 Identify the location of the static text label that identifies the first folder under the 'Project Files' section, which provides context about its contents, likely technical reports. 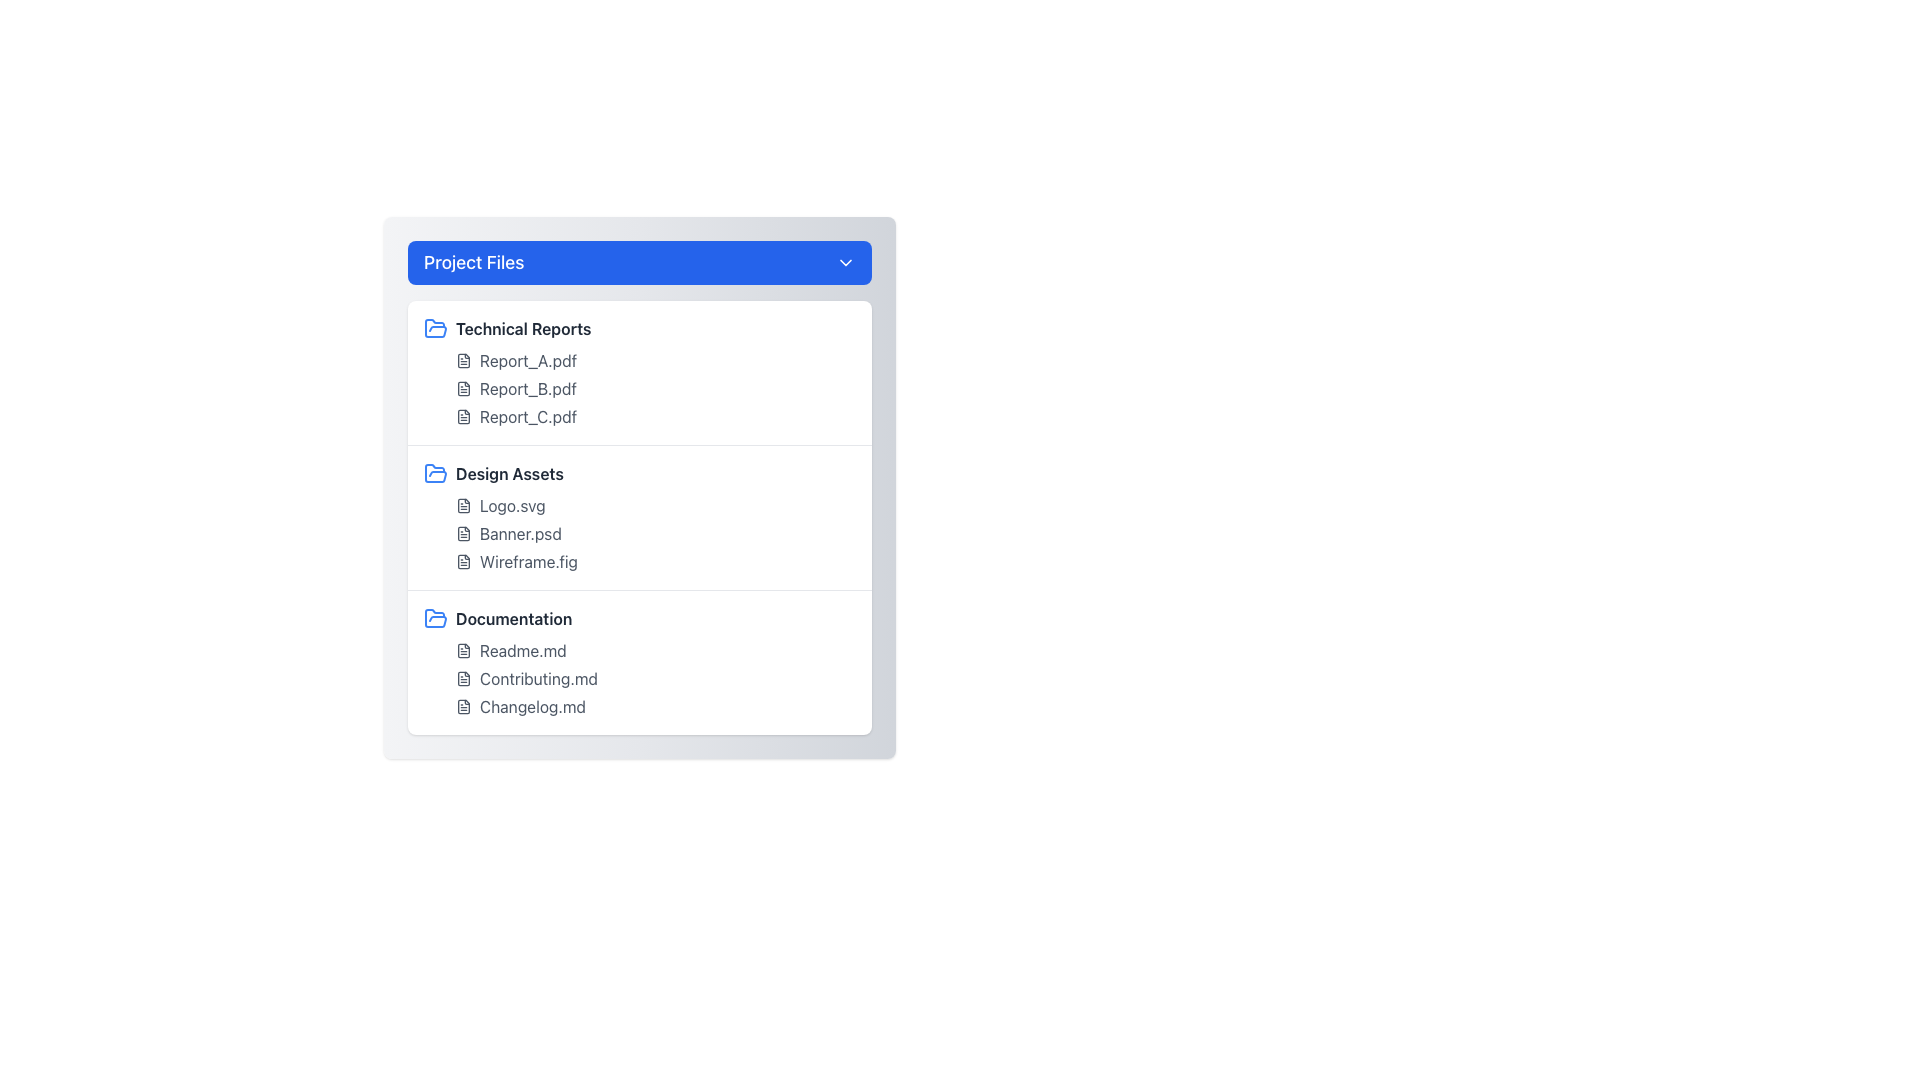
(523, 327).